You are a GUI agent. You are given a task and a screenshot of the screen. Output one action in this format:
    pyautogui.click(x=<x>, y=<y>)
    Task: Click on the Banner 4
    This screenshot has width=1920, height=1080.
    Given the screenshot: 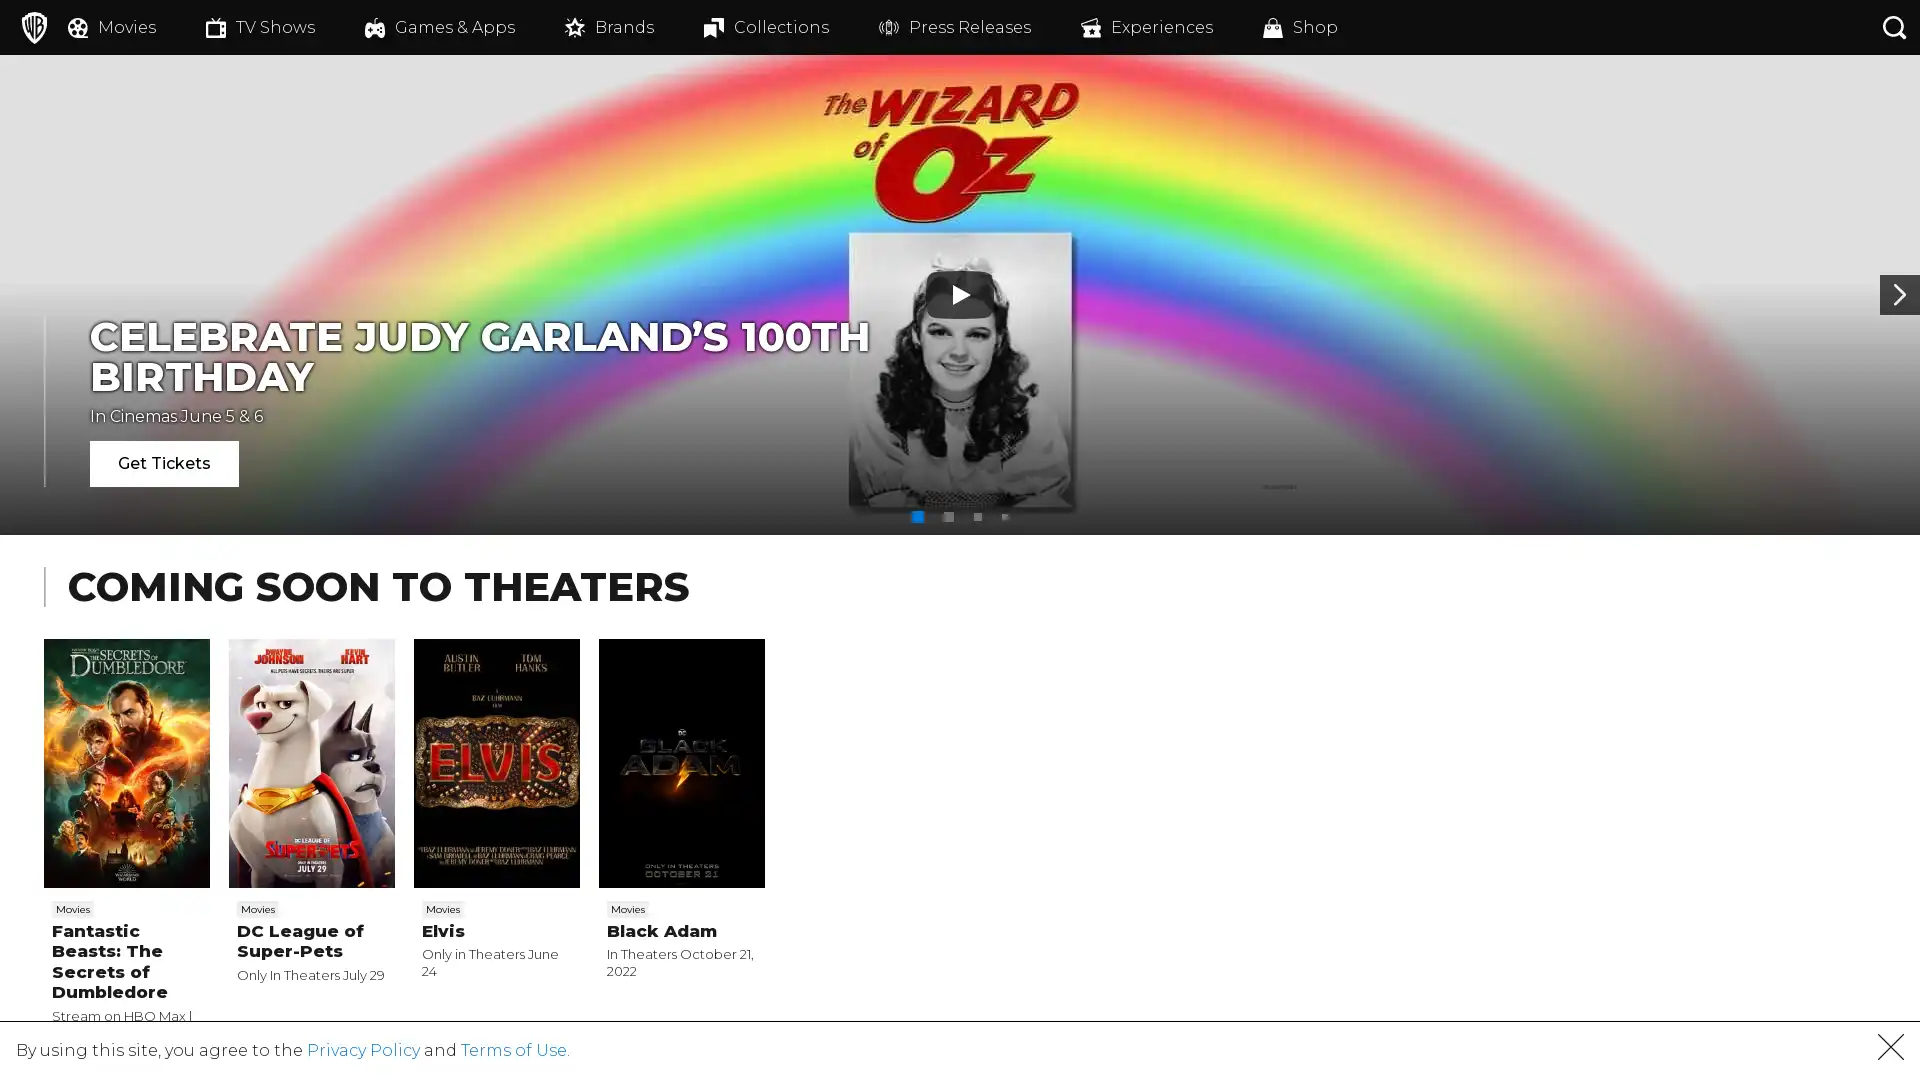 What is the action you would take?
    pyautogui.click(x=1004, y=515)
    